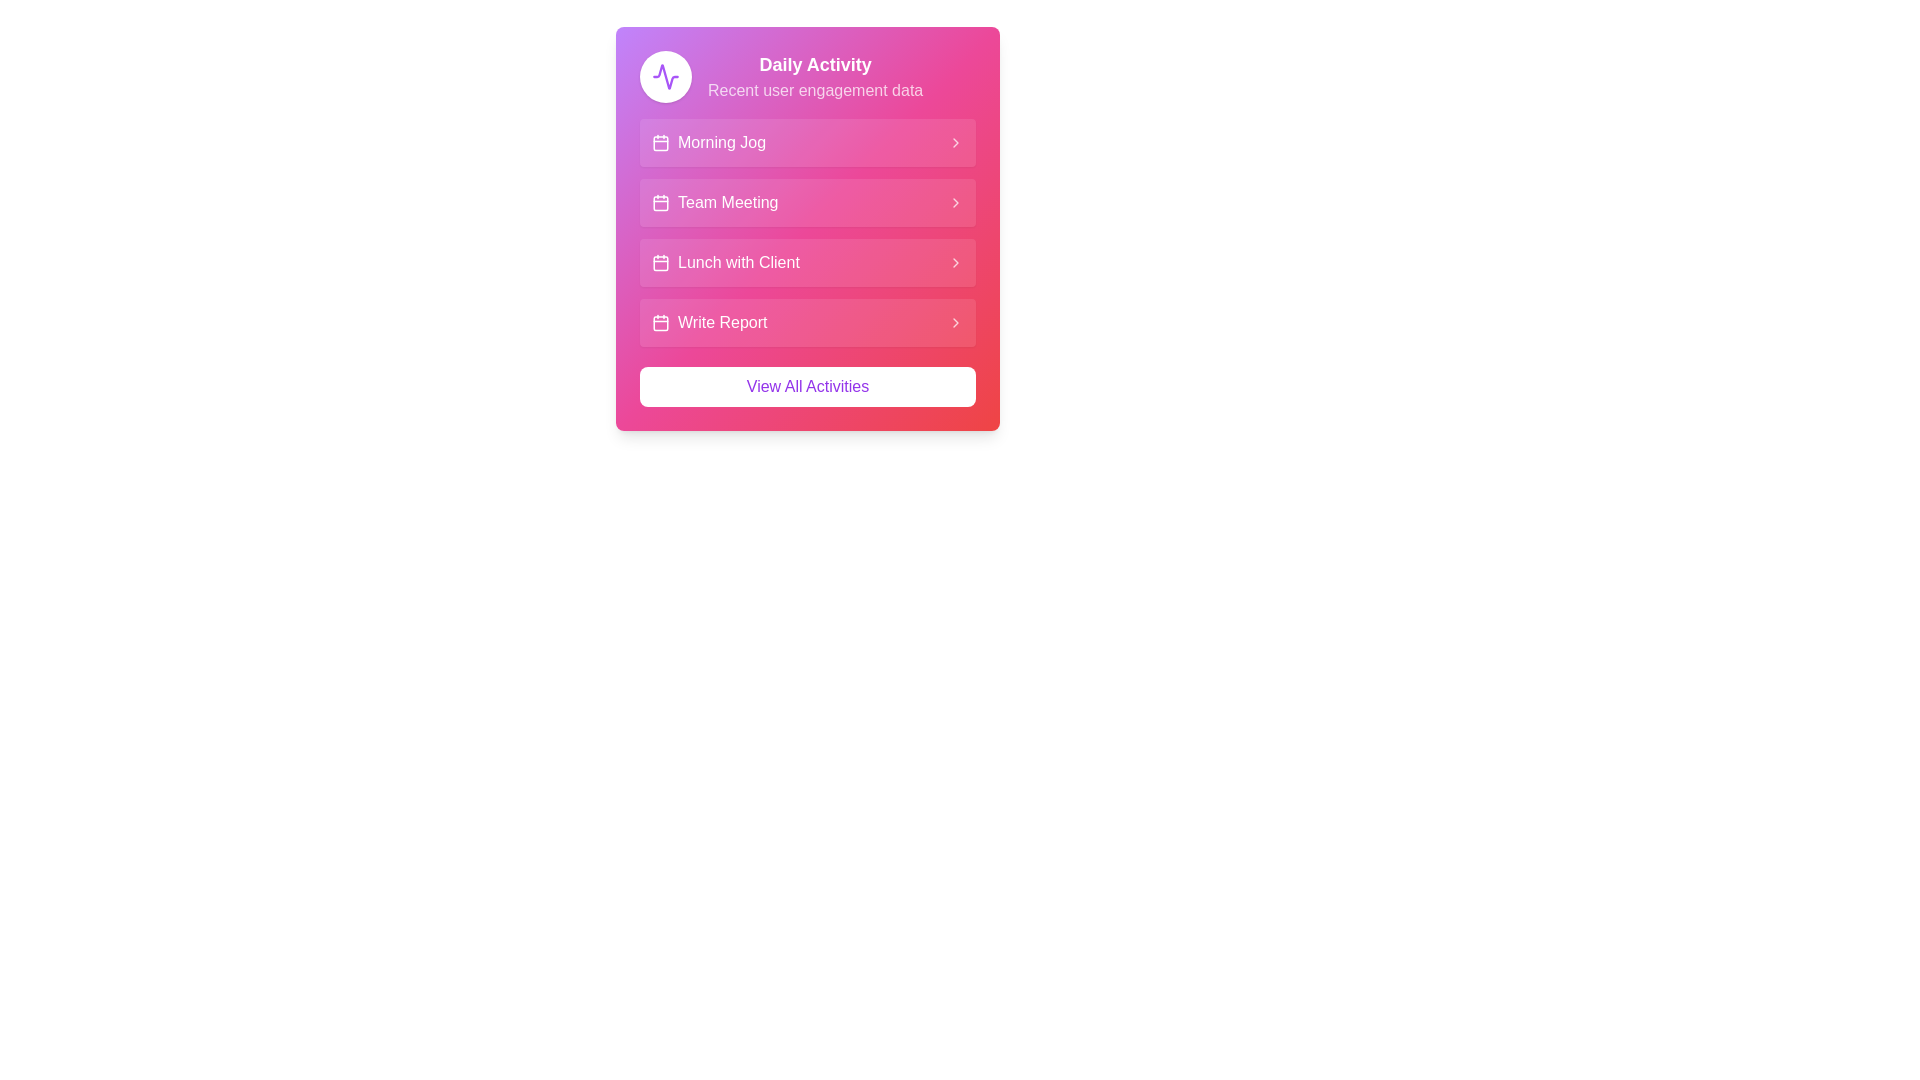 The width and height of the screenshot is (1920, 1080). I want to click on the SVG rectangle component representing the calendar icon within the 'Team Meeting' button, which is the second button from the top in the vertical stack of options, so click(661, 203).